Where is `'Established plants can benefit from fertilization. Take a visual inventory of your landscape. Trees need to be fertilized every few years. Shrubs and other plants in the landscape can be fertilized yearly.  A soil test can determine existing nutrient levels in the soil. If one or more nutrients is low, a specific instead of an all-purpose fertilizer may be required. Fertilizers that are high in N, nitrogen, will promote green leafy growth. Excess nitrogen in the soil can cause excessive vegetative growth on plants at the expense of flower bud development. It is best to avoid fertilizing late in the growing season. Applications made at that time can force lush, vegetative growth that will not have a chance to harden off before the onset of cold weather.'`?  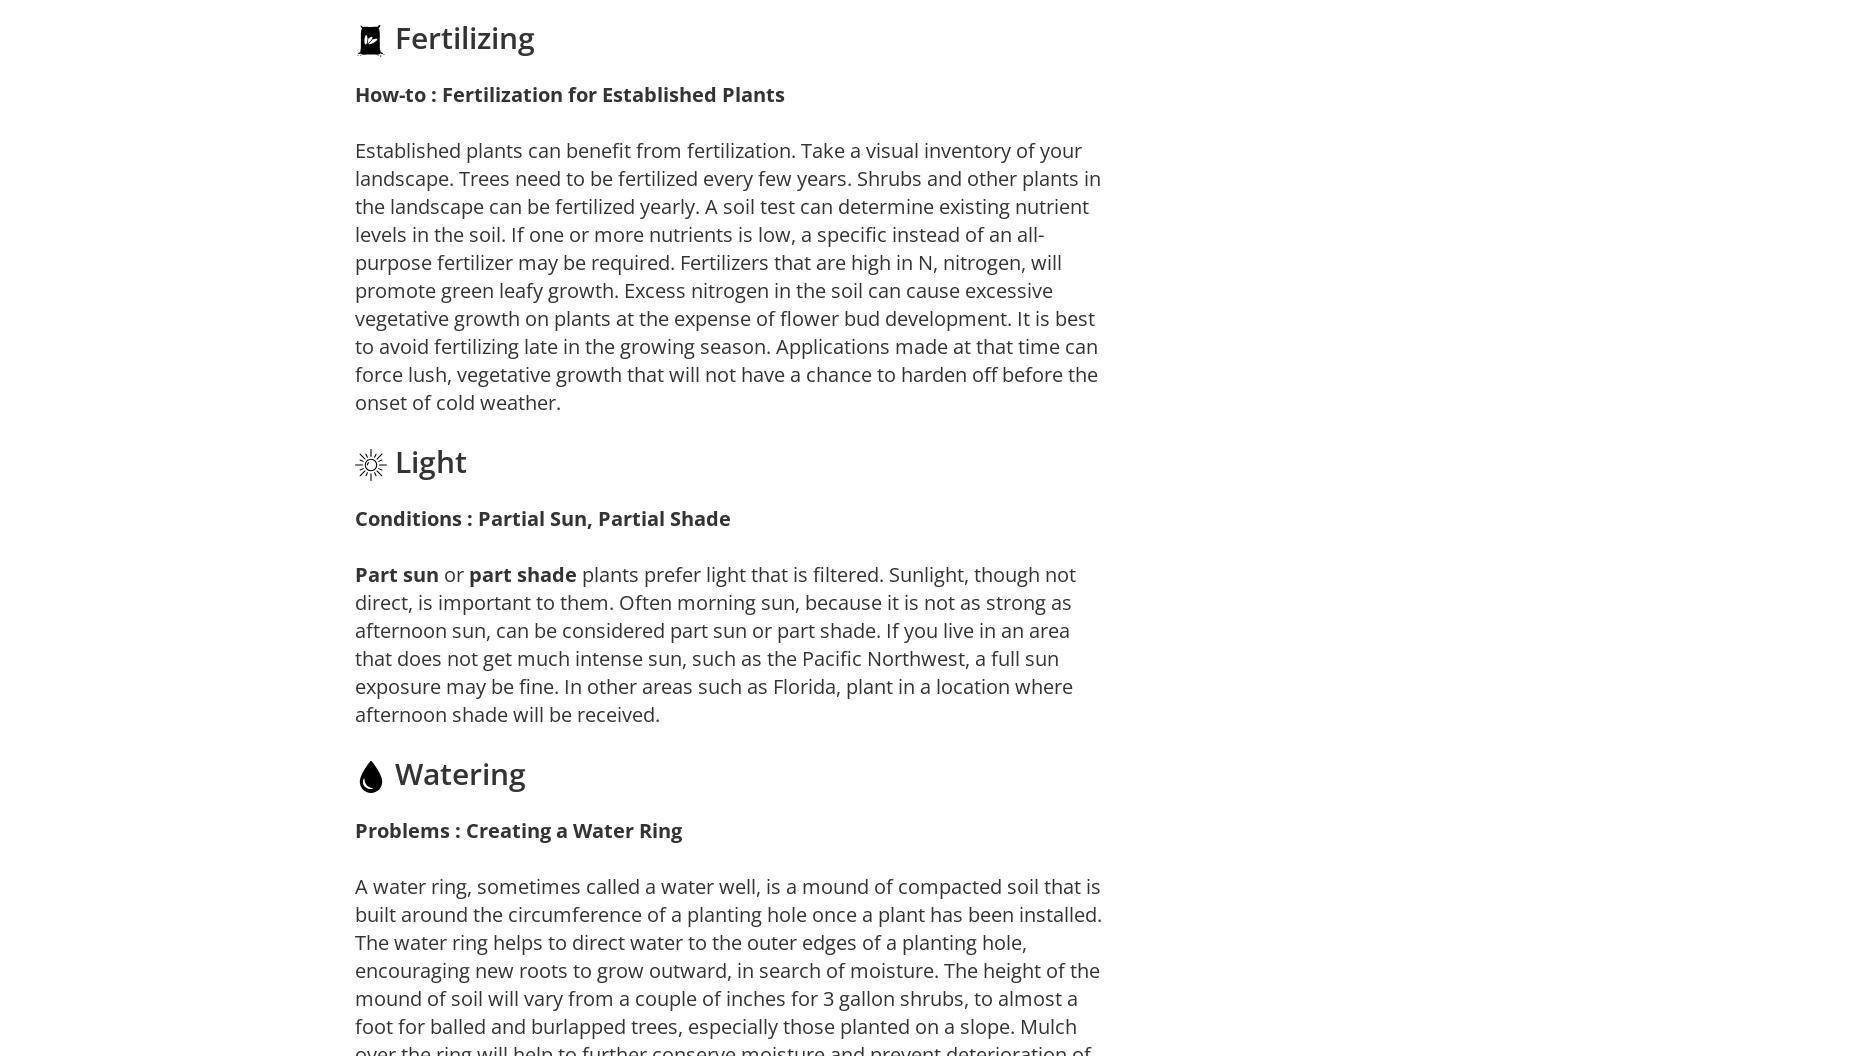 'Established plants can benefit from fertilization. Take a visual inventory of your landscape. Trees need to be fertilized every few years. Shrubs and other plants in the landscape can be fertilized yearly.  A soil test can determine existing nutrient levels in the soil. If one or more nutrients is low, a specific instead of an all-purpose fertilizer may be required. Fertilizers that are high in N, nitrogen, will promote green leafy growth. Excess nitrogen in the soil can cause excessive vegetative growth on plants at the expense of flower bud development. It is best to avoid fertilizing late in the growing season. Applications made at that time can force lush, vegetative growth that will not have a chance to harden off before the onset of cold weather.' is located at coordinates (727, 276).